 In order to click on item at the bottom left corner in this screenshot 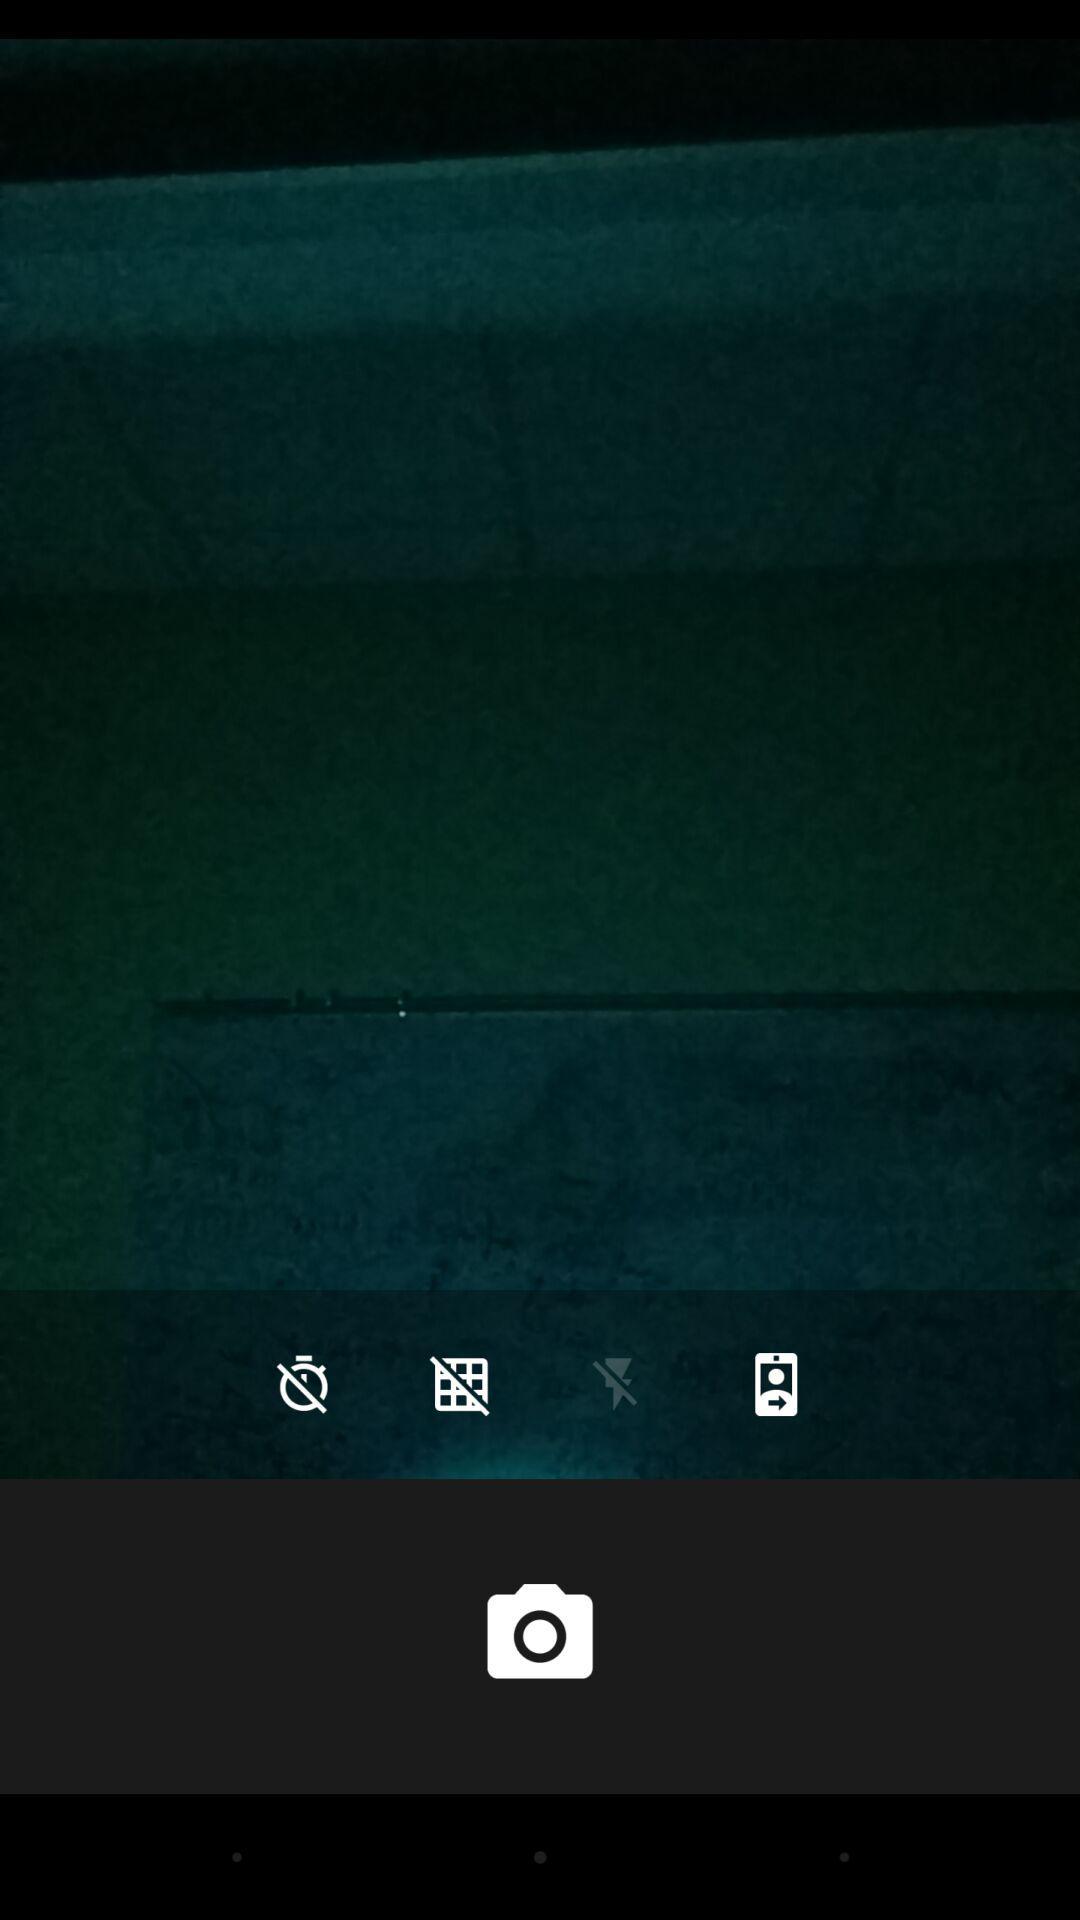, I will do `click(303, 1383)`.